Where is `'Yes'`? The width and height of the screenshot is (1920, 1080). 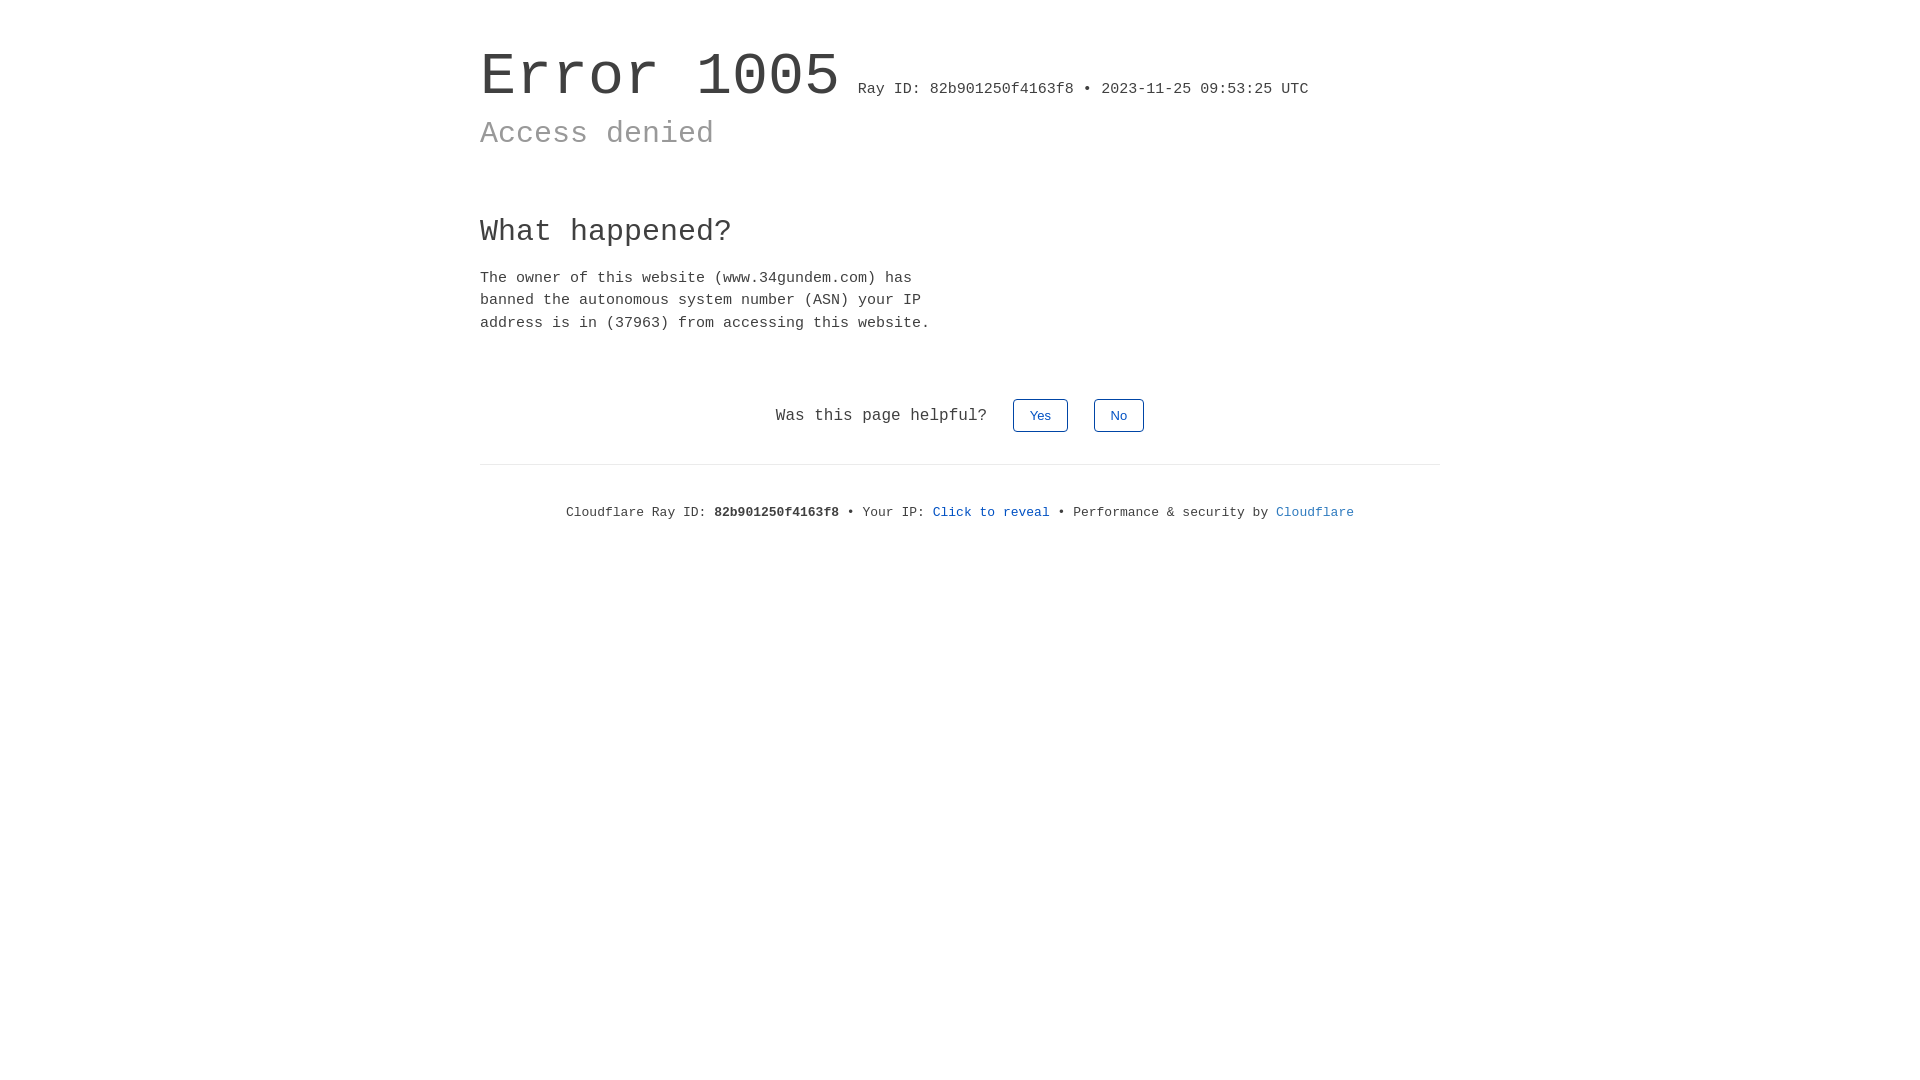
'Yes' is located at coordinates (1040, 414).